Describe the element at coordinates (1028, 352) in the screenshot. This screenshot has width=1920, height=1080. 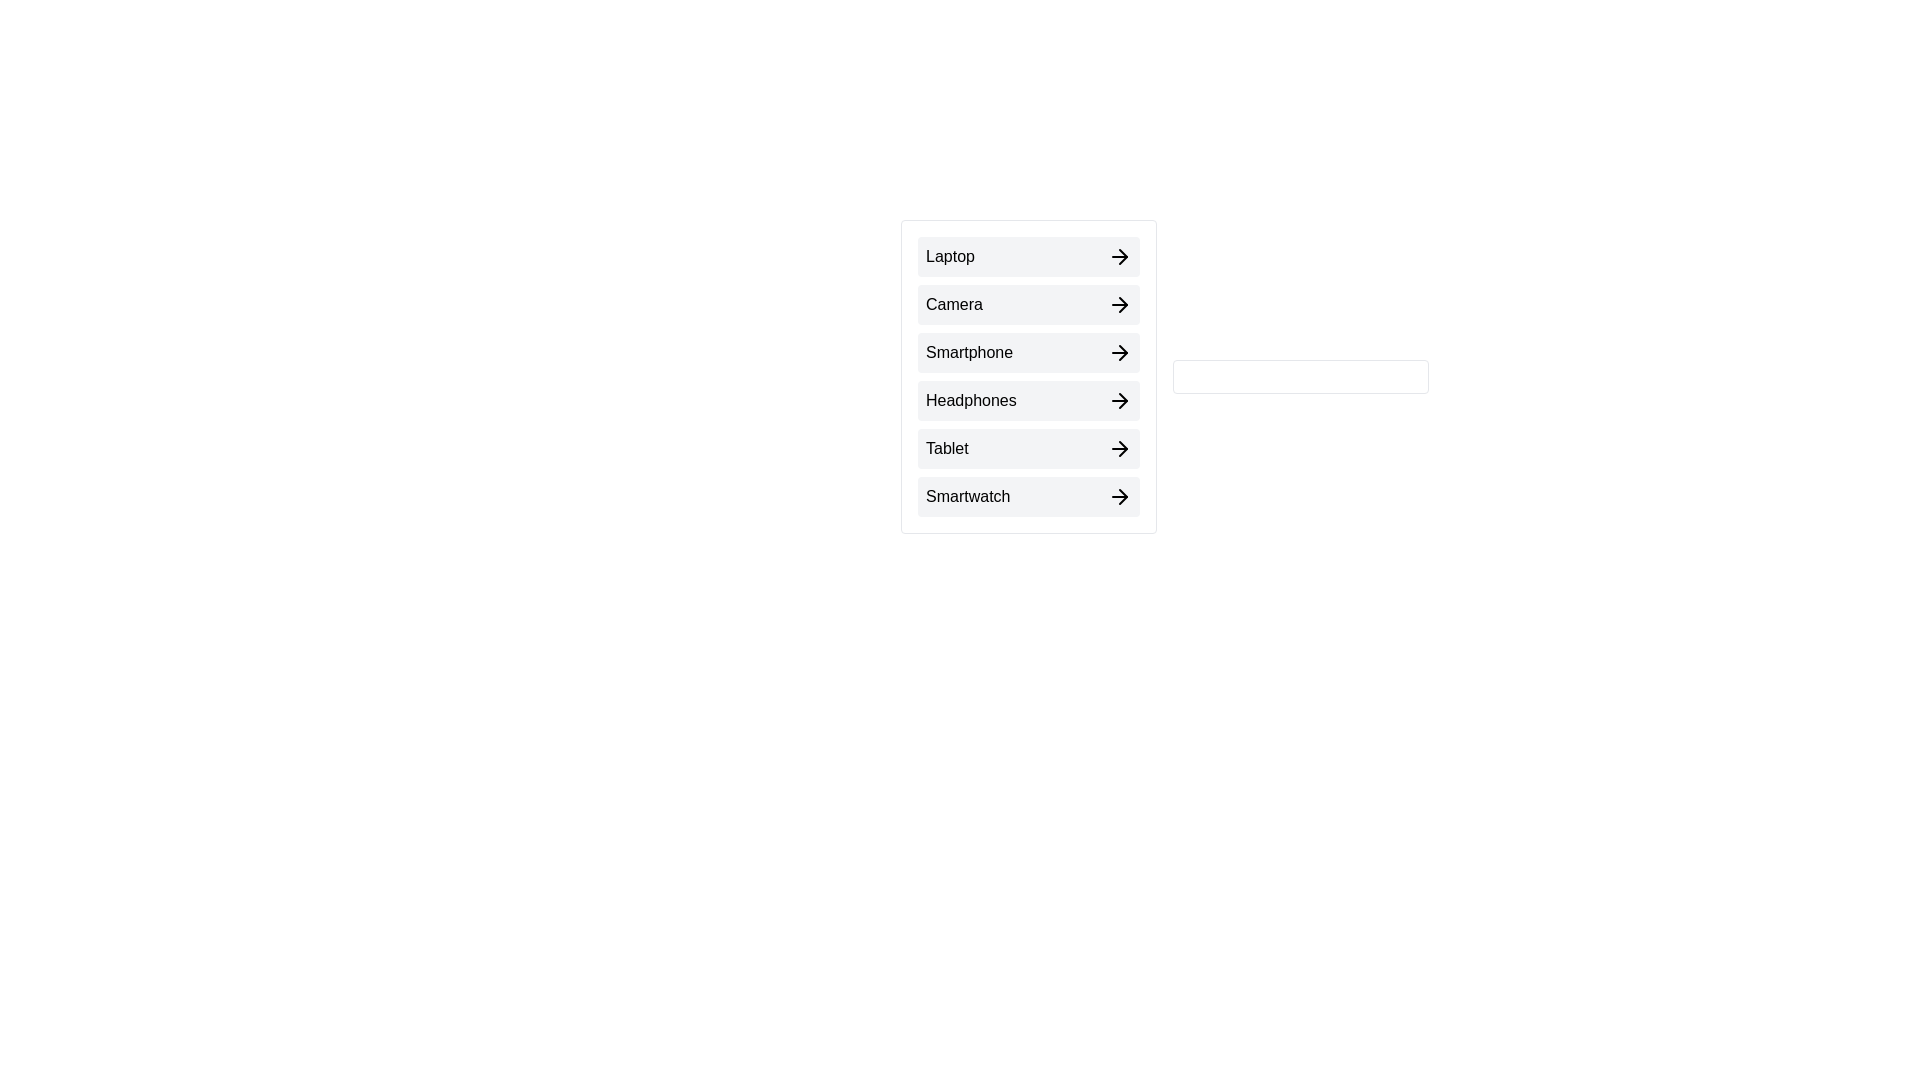
I see `the arrow button next to Smartphone to move it to the right list` at that location.